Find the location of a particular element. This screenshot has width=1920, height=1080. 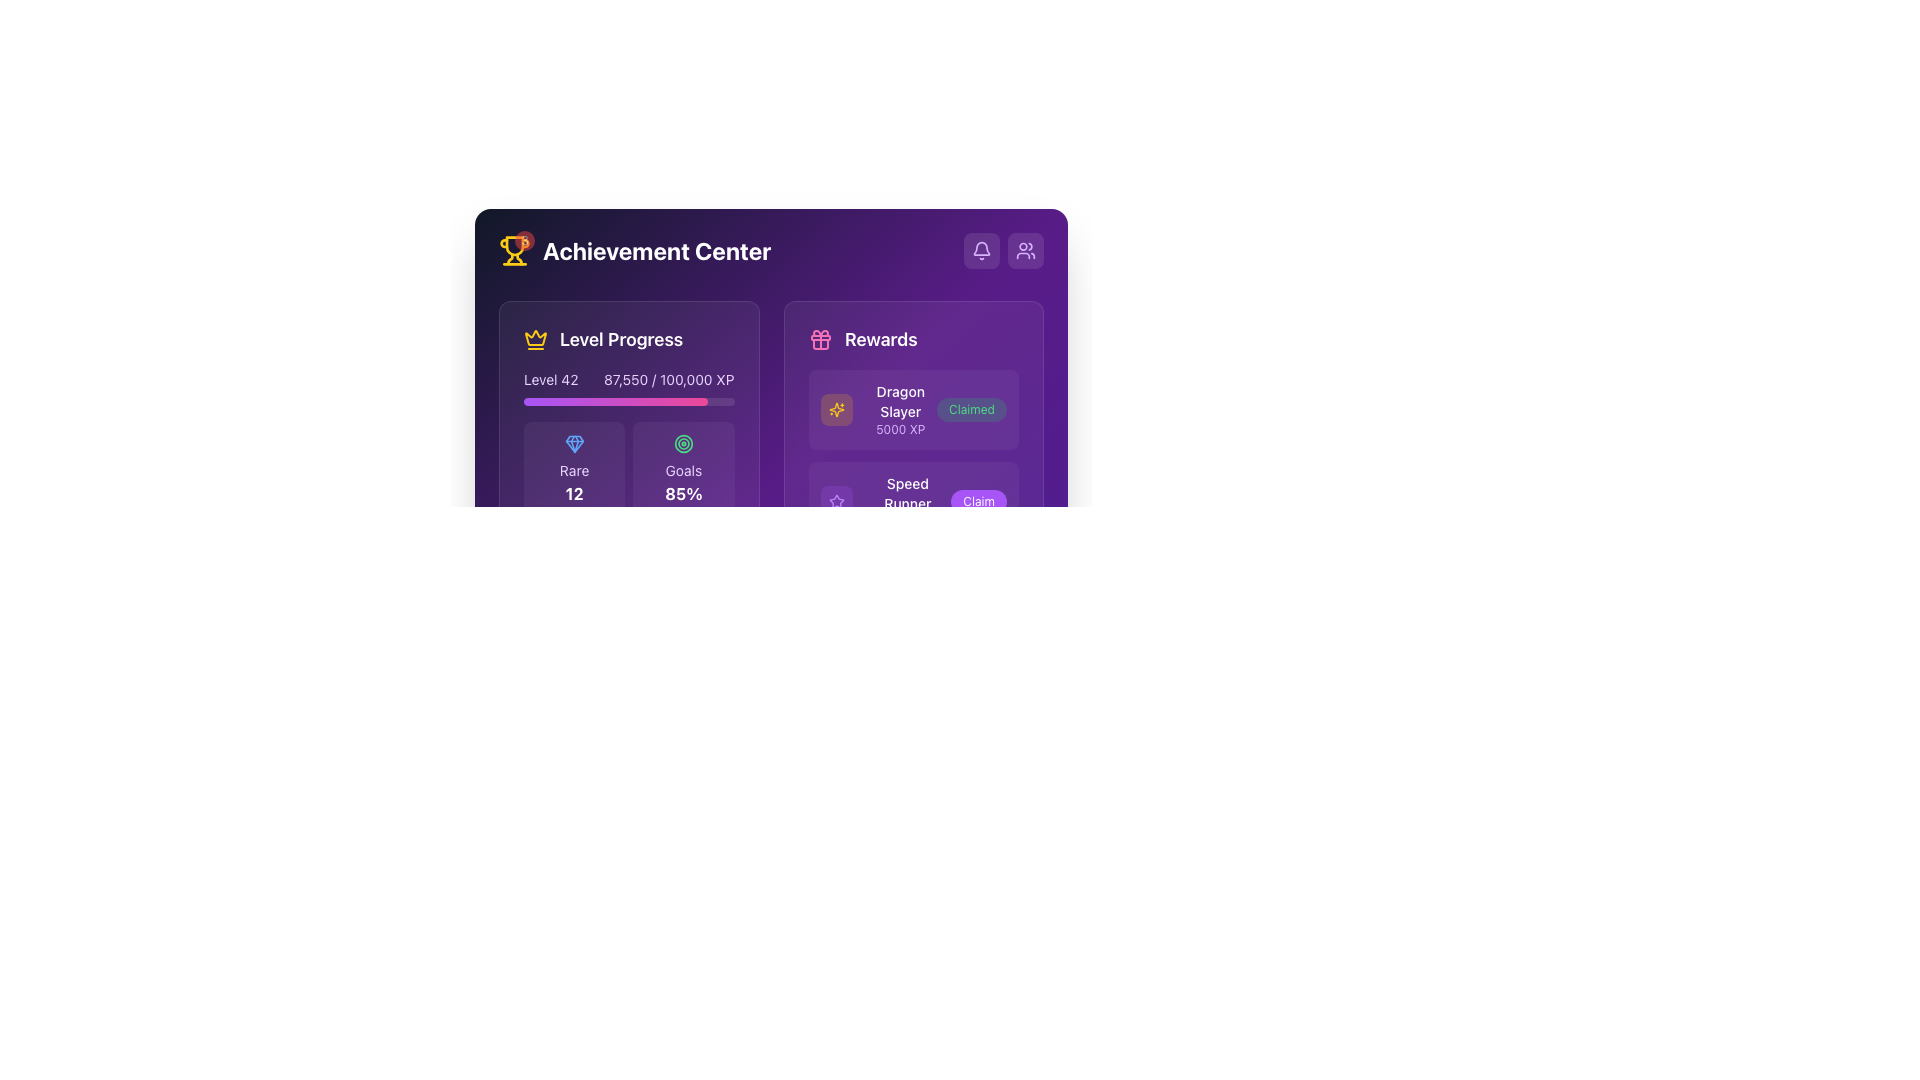

Informational card displaying a purple background with a blue diamond icon, labeled 'Rare' in light purple and the number '12' in bold white, located in the 'Level Progress' section is located at coordinates (573, 470).